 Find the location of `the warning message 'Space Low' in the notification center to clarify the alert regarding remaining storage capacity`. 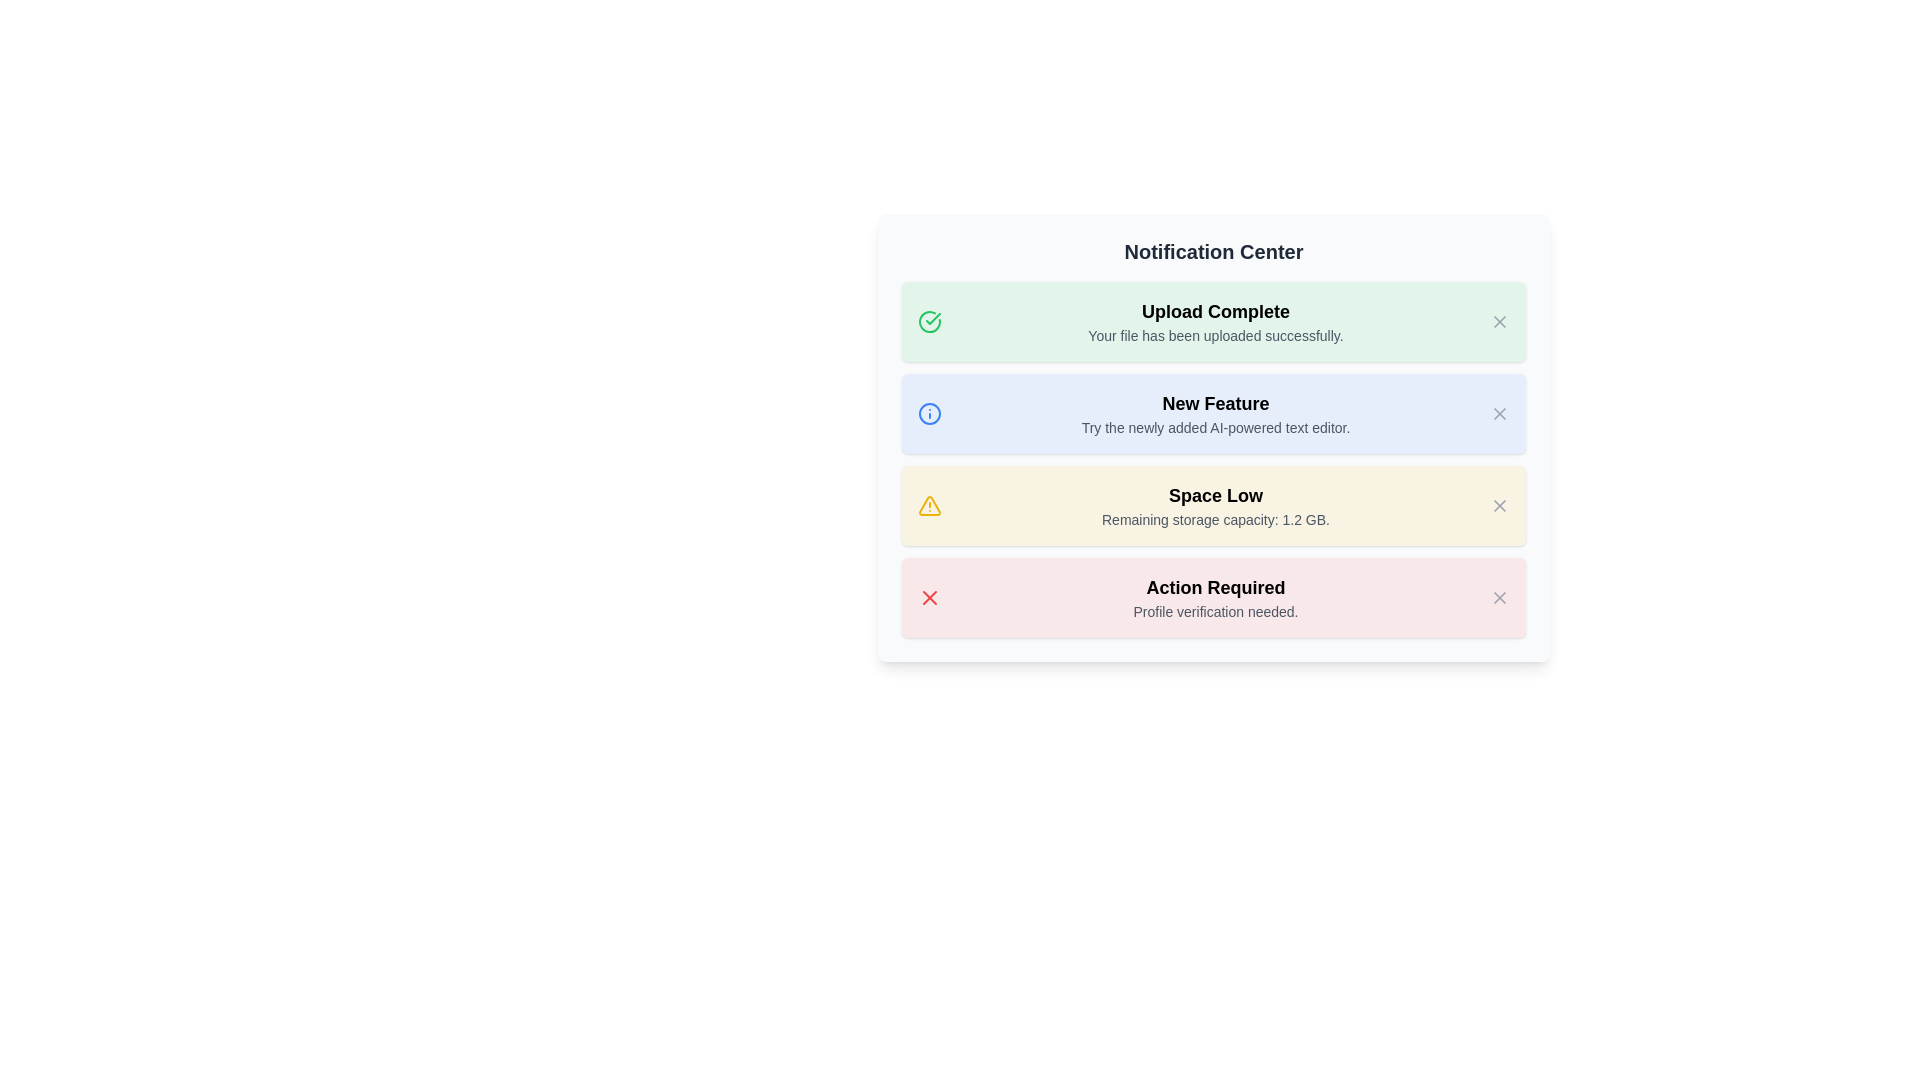

the warning message 'Space Low' in the notification center to clarify the alert regarding remaining storage capacity is located at coordinates (1214, 504).